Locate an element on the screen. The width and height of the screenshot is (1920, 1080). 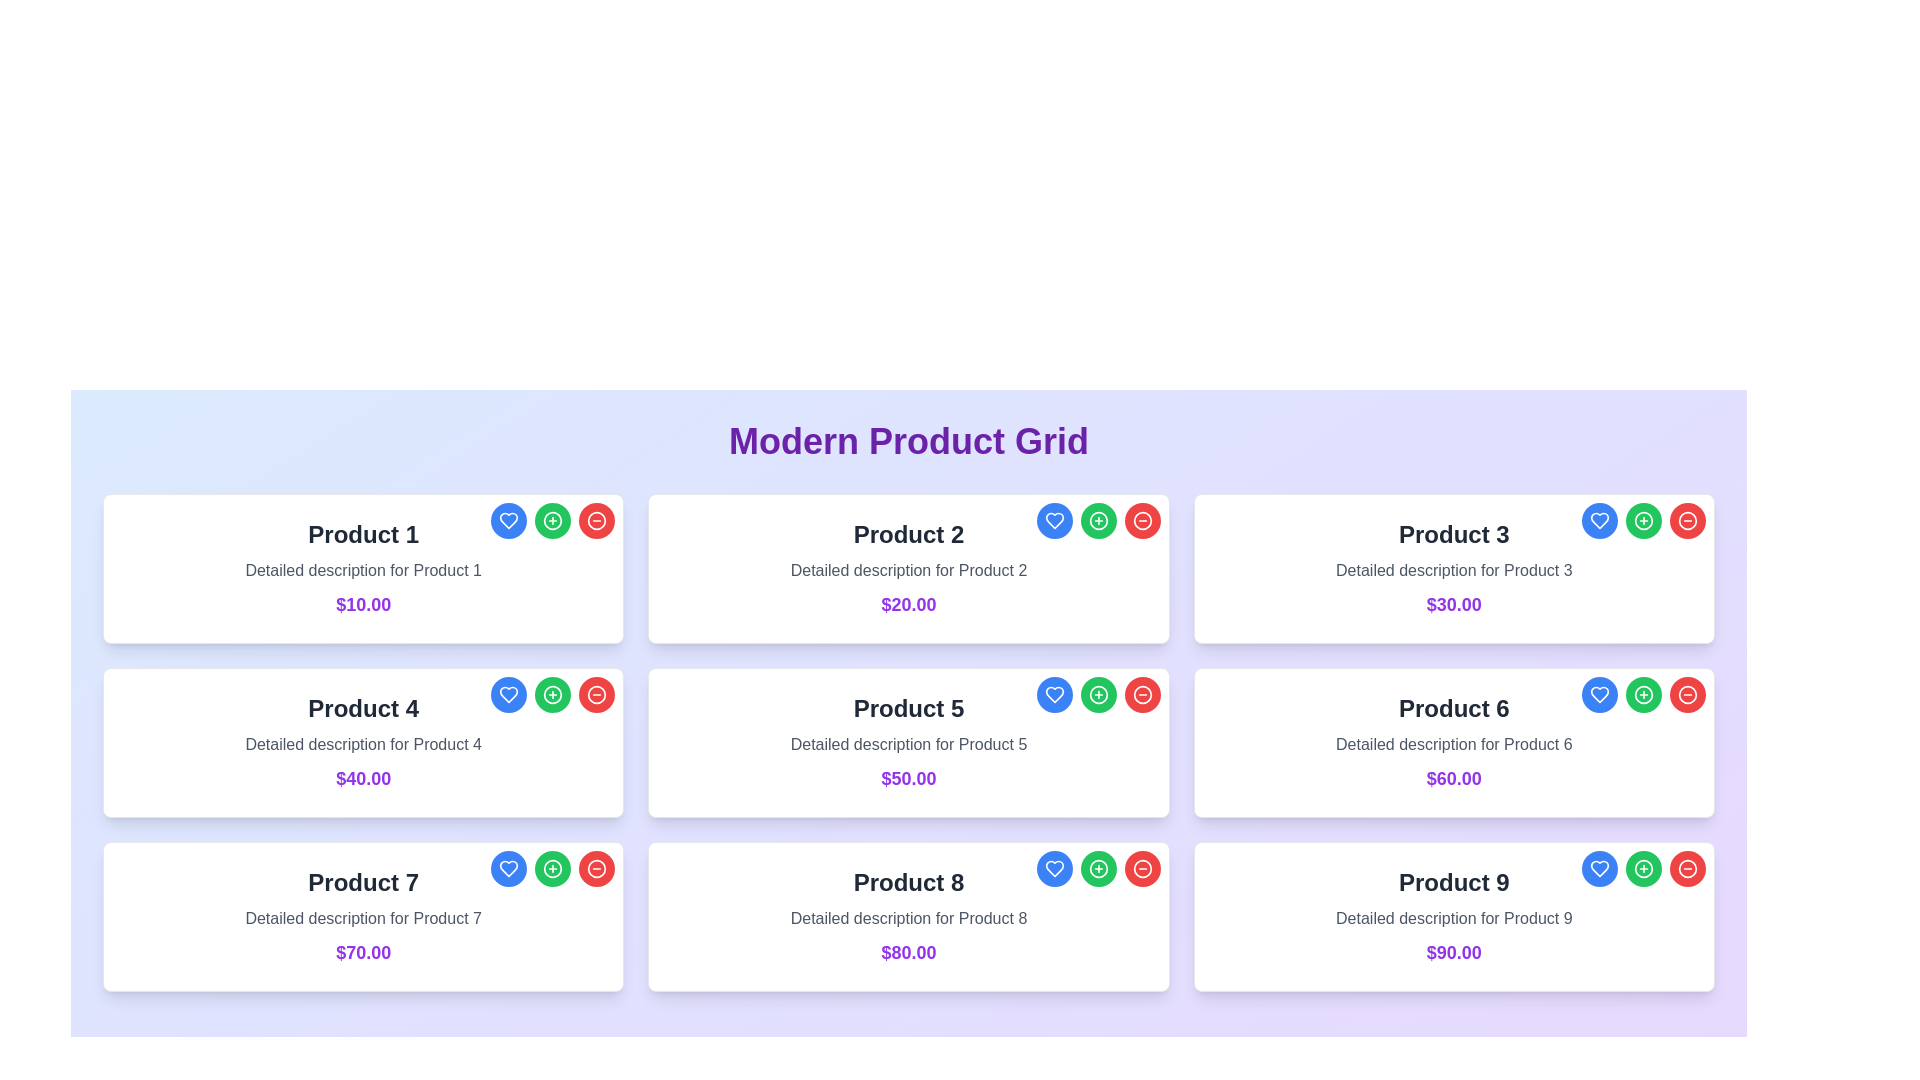
descriptive text label located in the middle text section of the 'Product 5' card, positioned below the title and above the price section is located at coordinates (907, 744).